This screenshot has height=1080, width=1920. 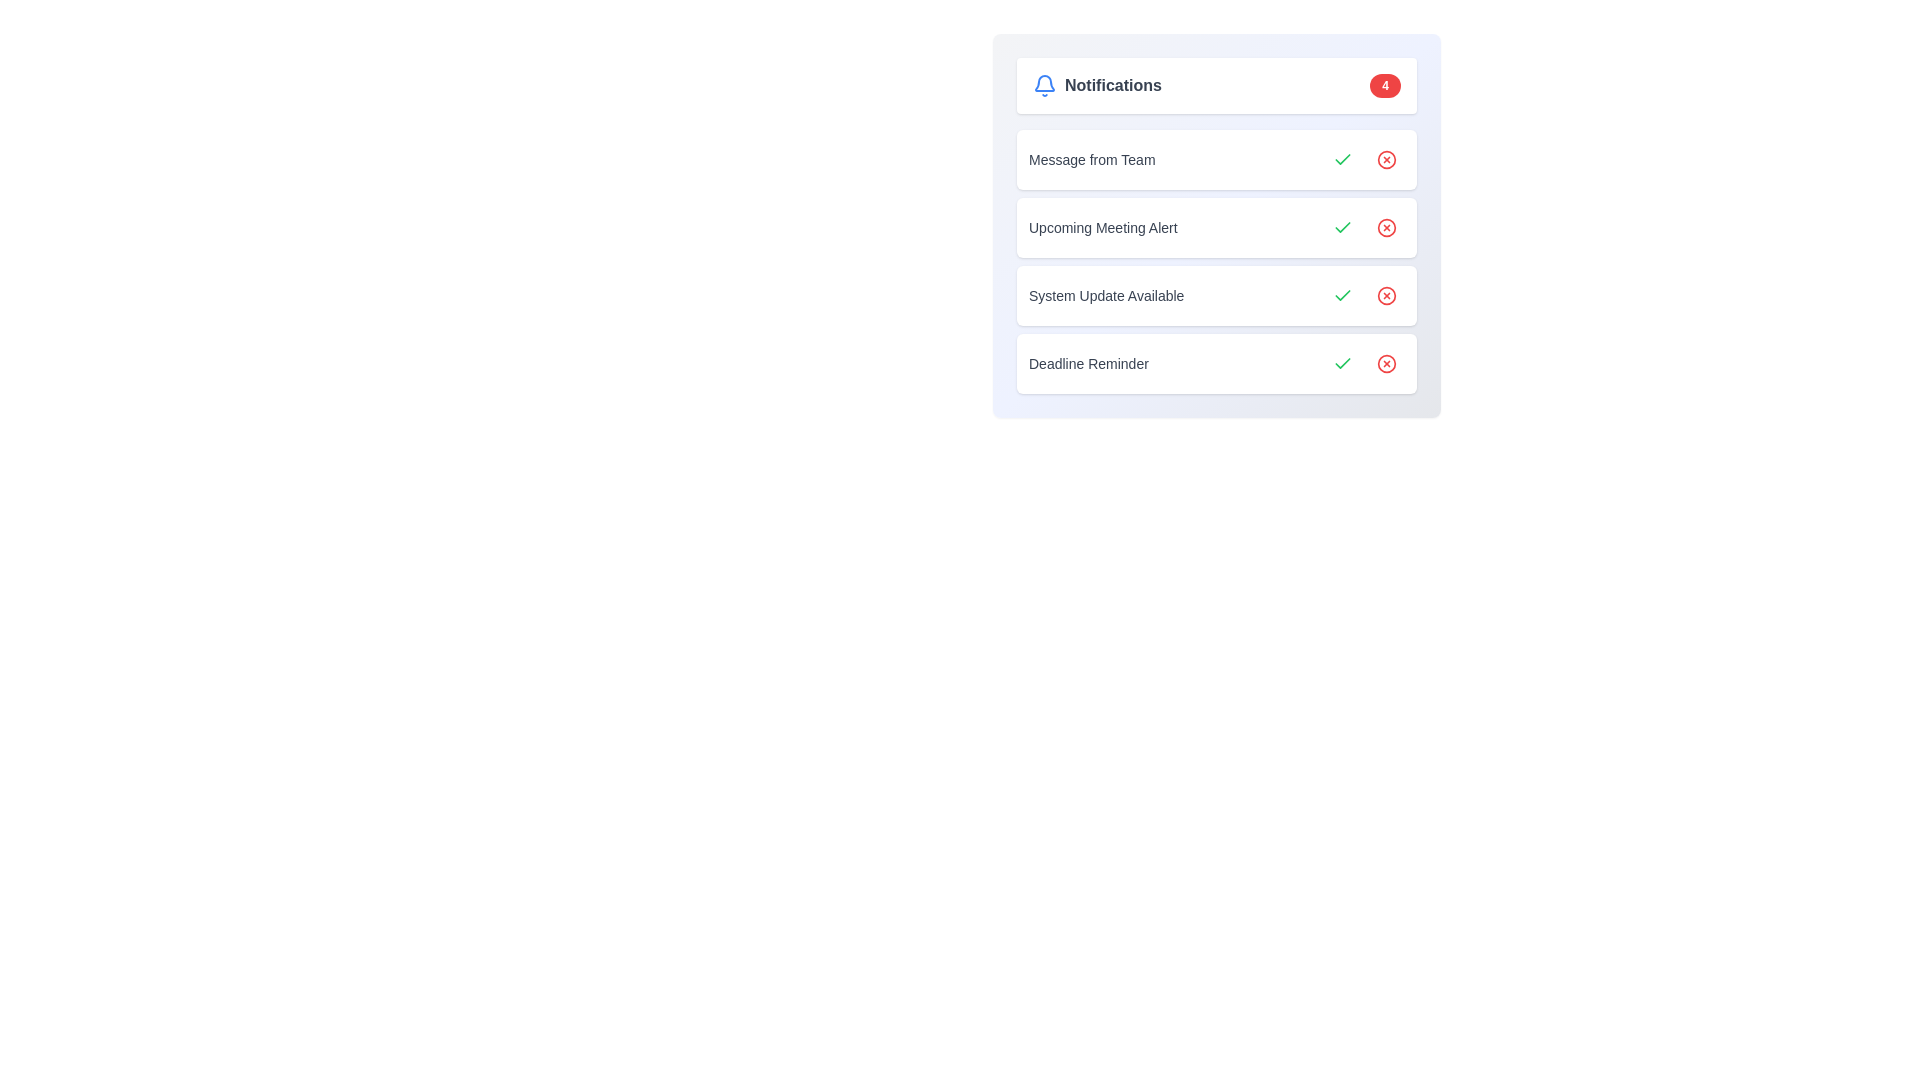 I want to click on the green checkmark icon indicating completion, located on the right-hand side of the 'System Update Available' notification entry, so click(x=1343, y=294).